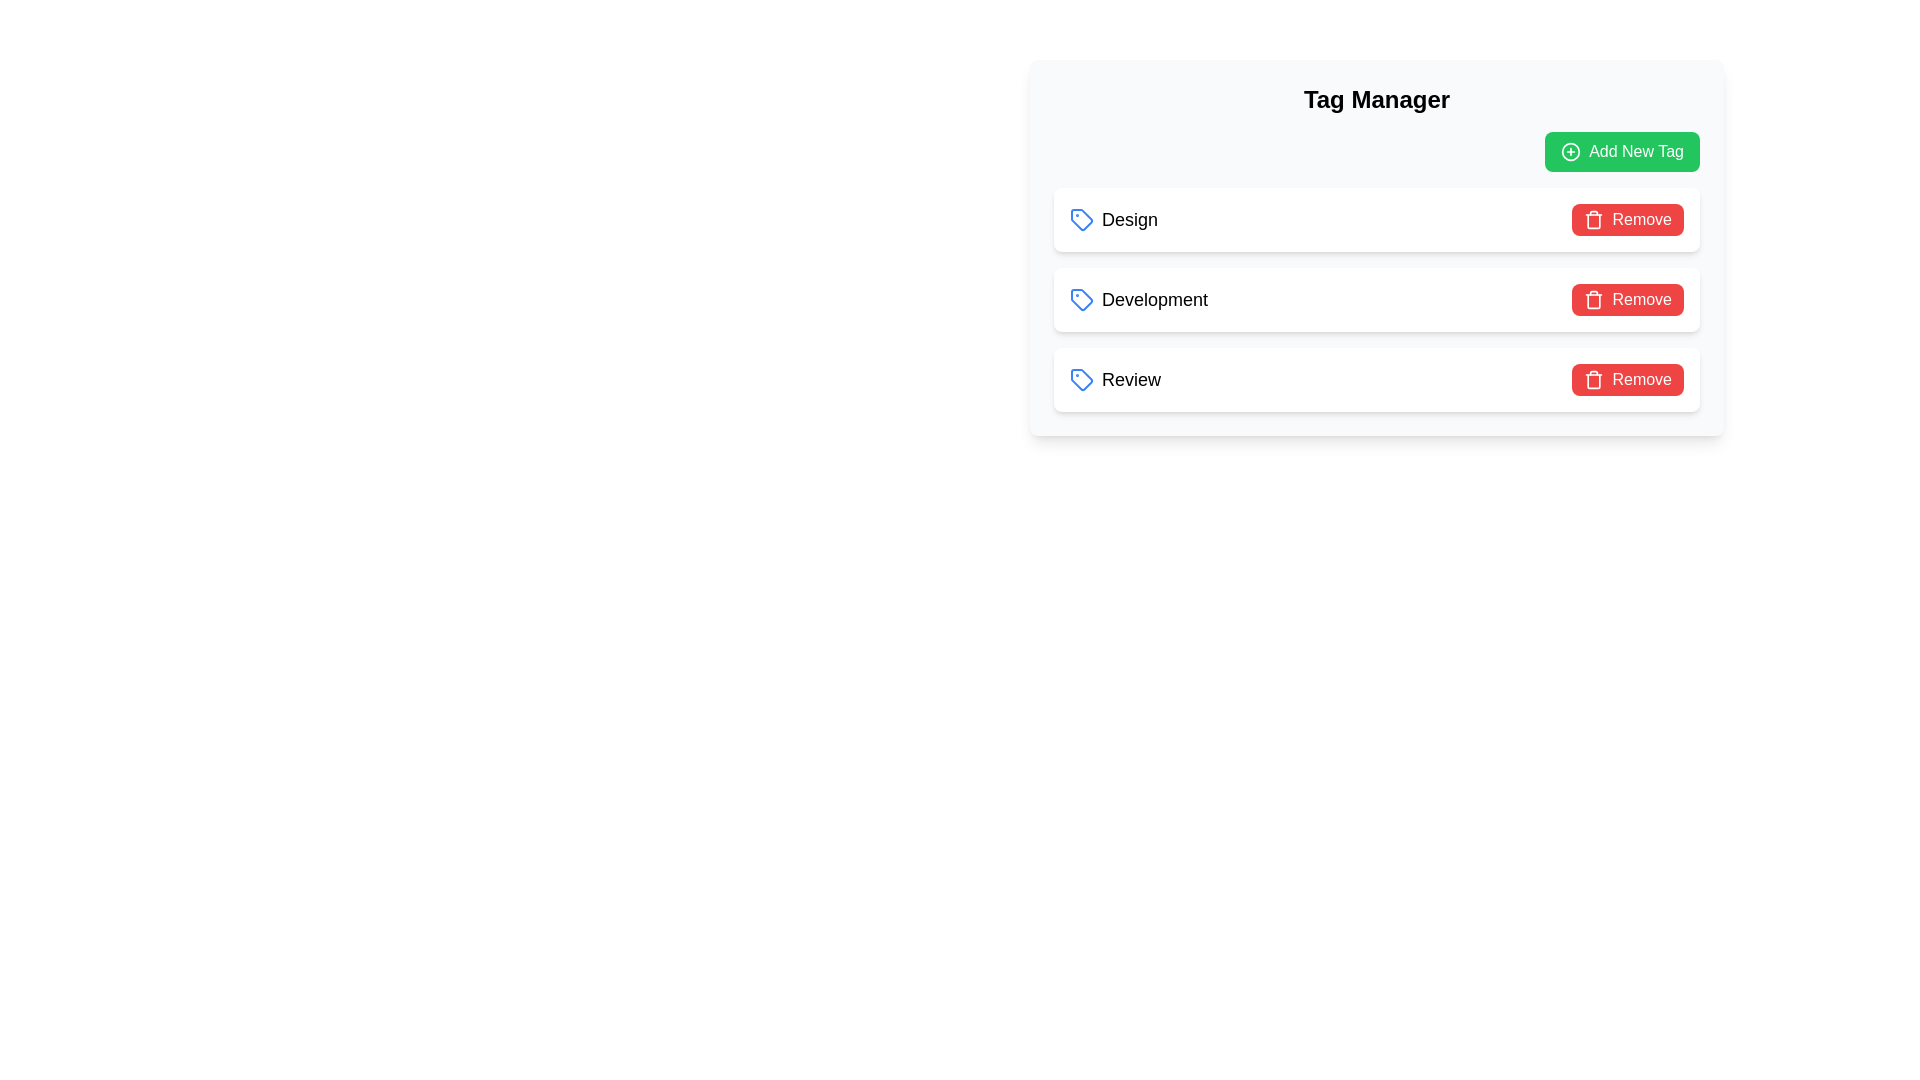 This screenshot has height=1080, width=1920. I want to click on the remove icon located within the red 'Remove' button in the 'Design' row of the 'Tag Manager' interface to initiate the removal action, so click(1592, 219).